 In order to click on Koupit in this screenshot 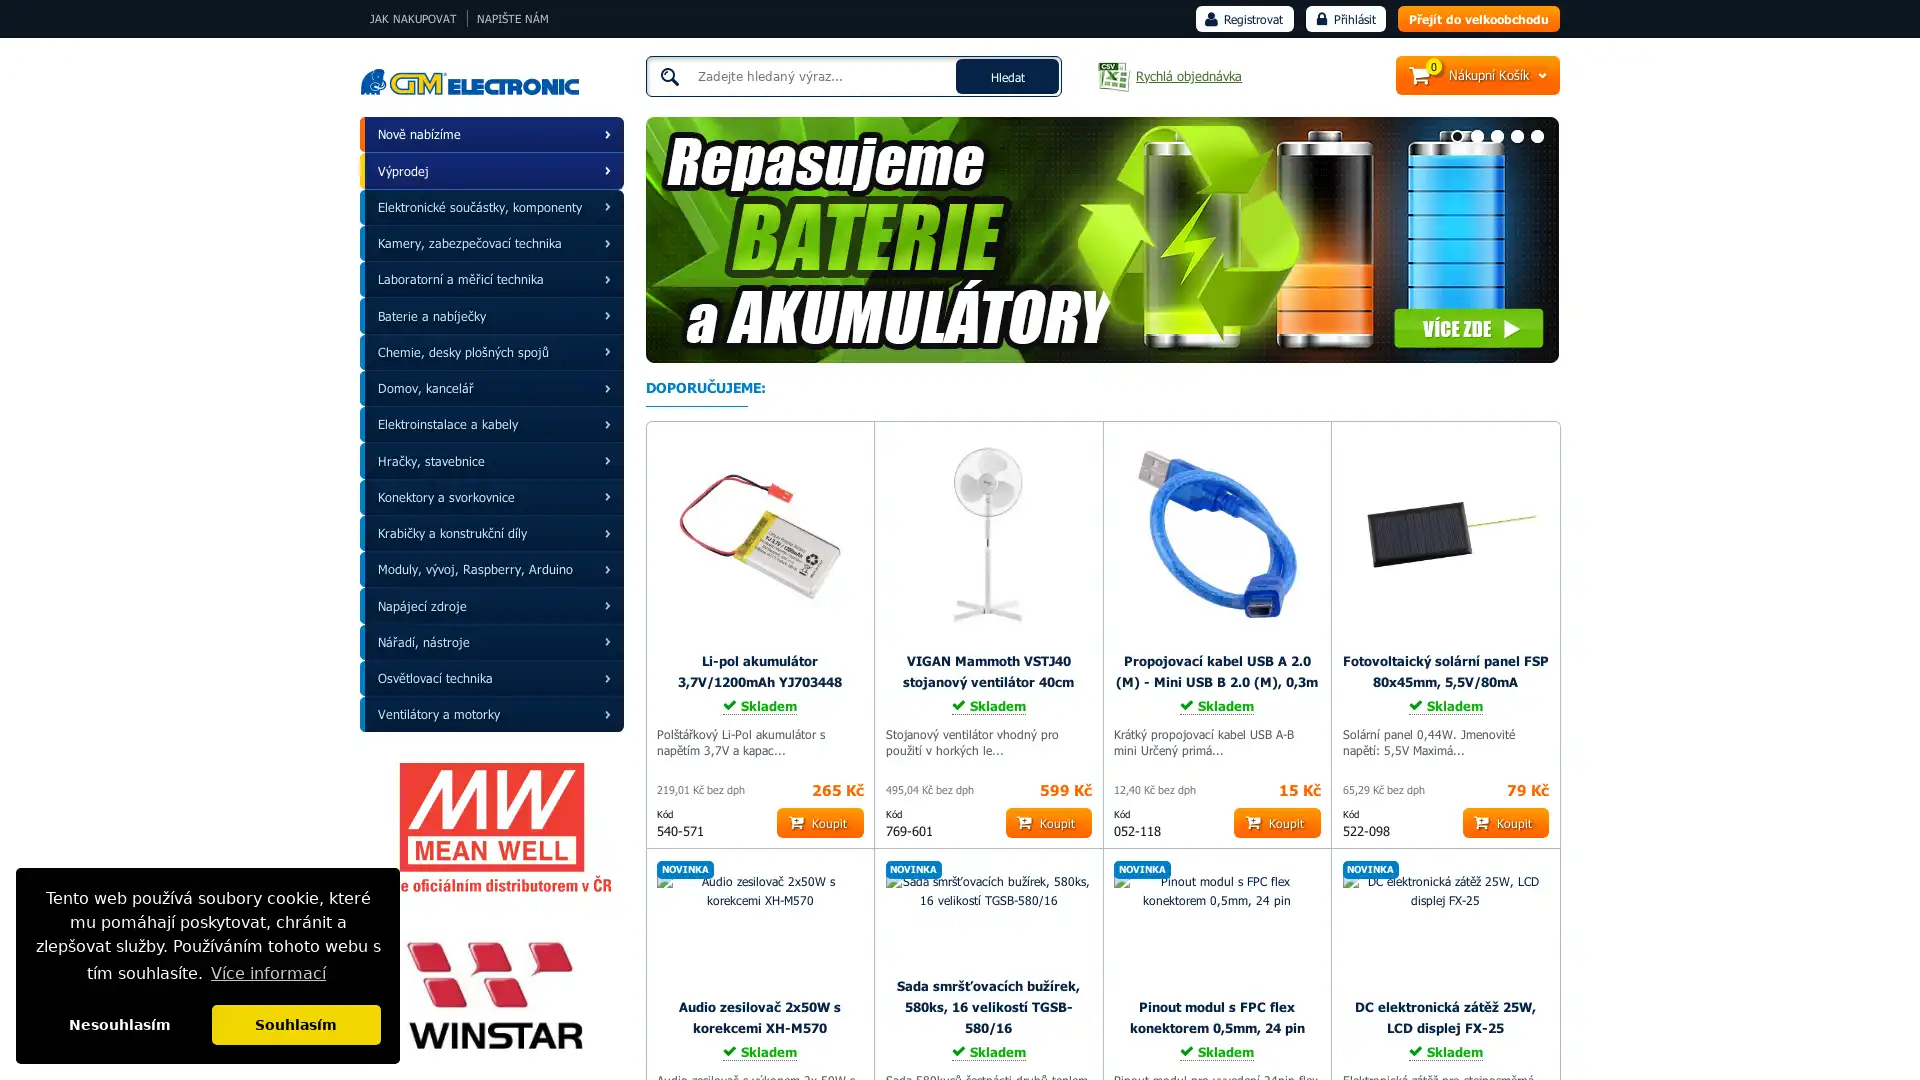, I will do `click(1047, 822)`.